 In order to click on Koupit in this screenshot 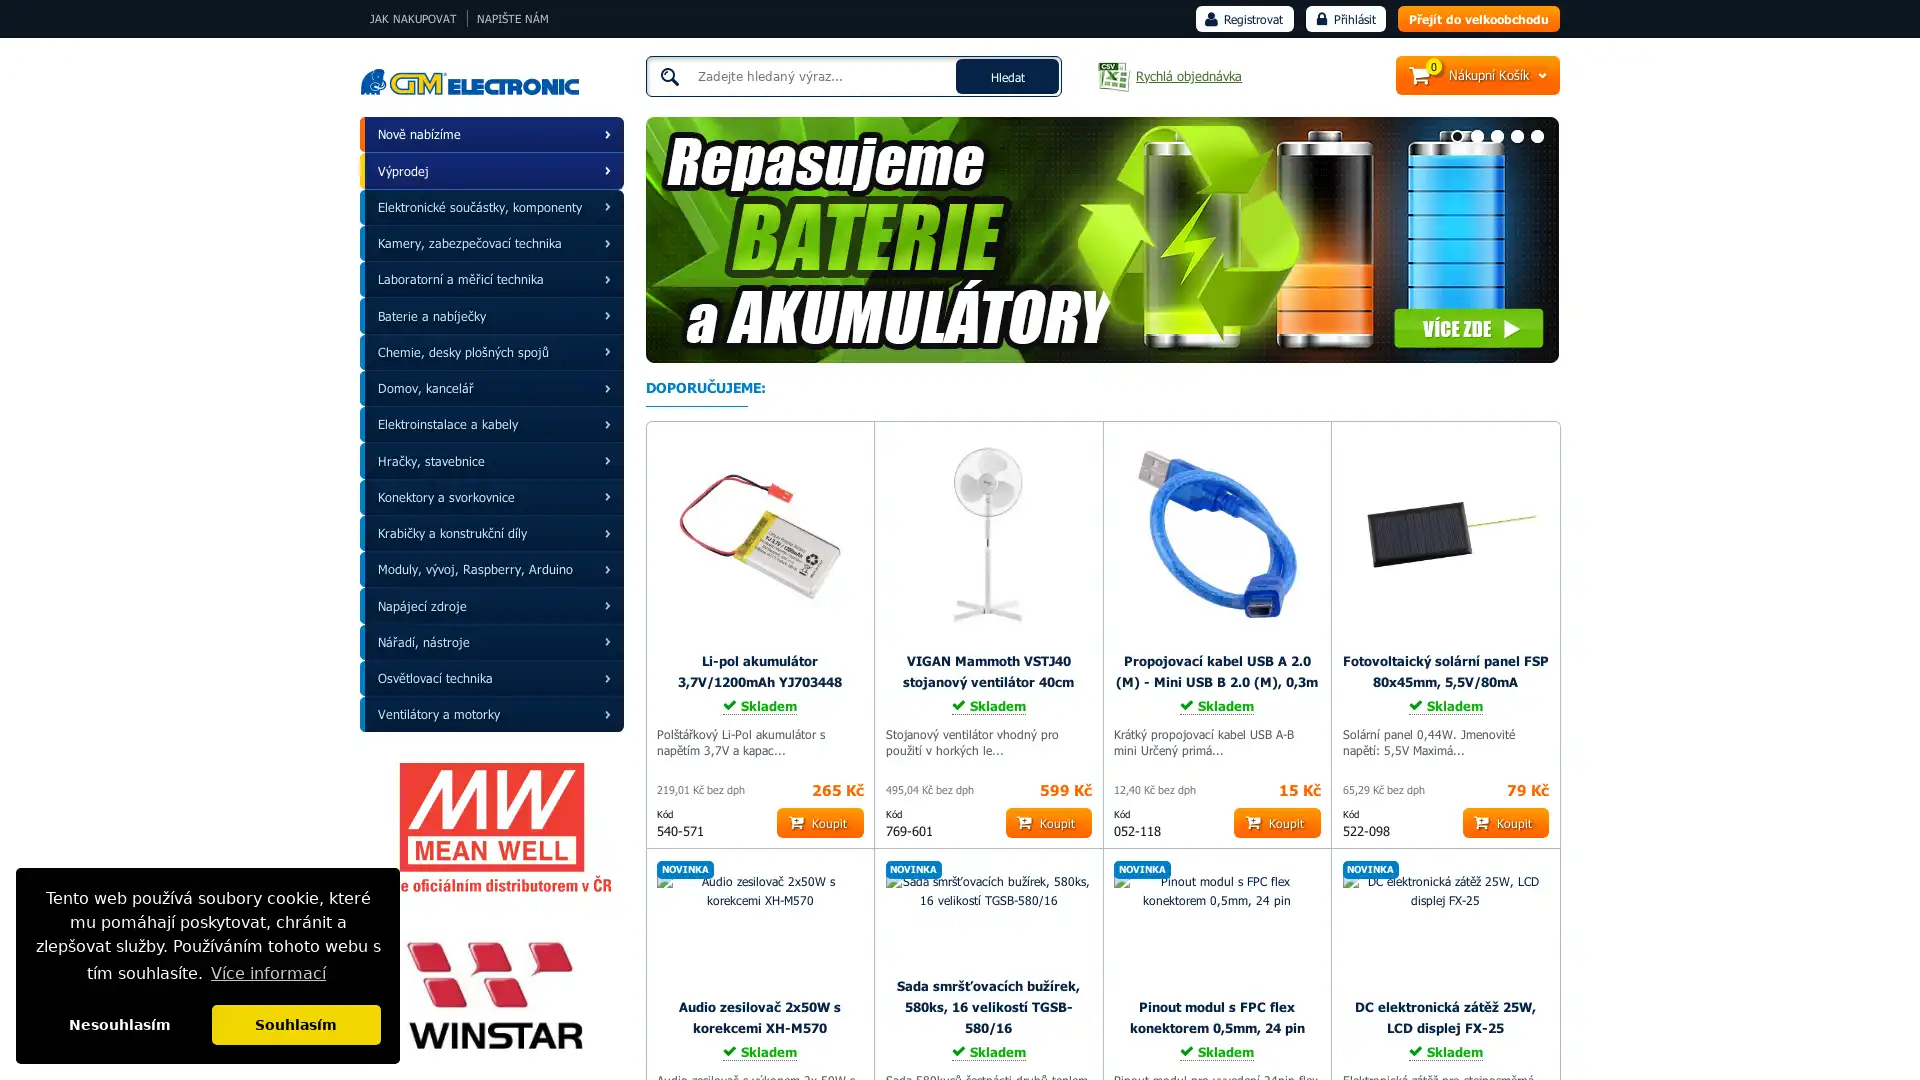, I will do `click(1047, 822)`.